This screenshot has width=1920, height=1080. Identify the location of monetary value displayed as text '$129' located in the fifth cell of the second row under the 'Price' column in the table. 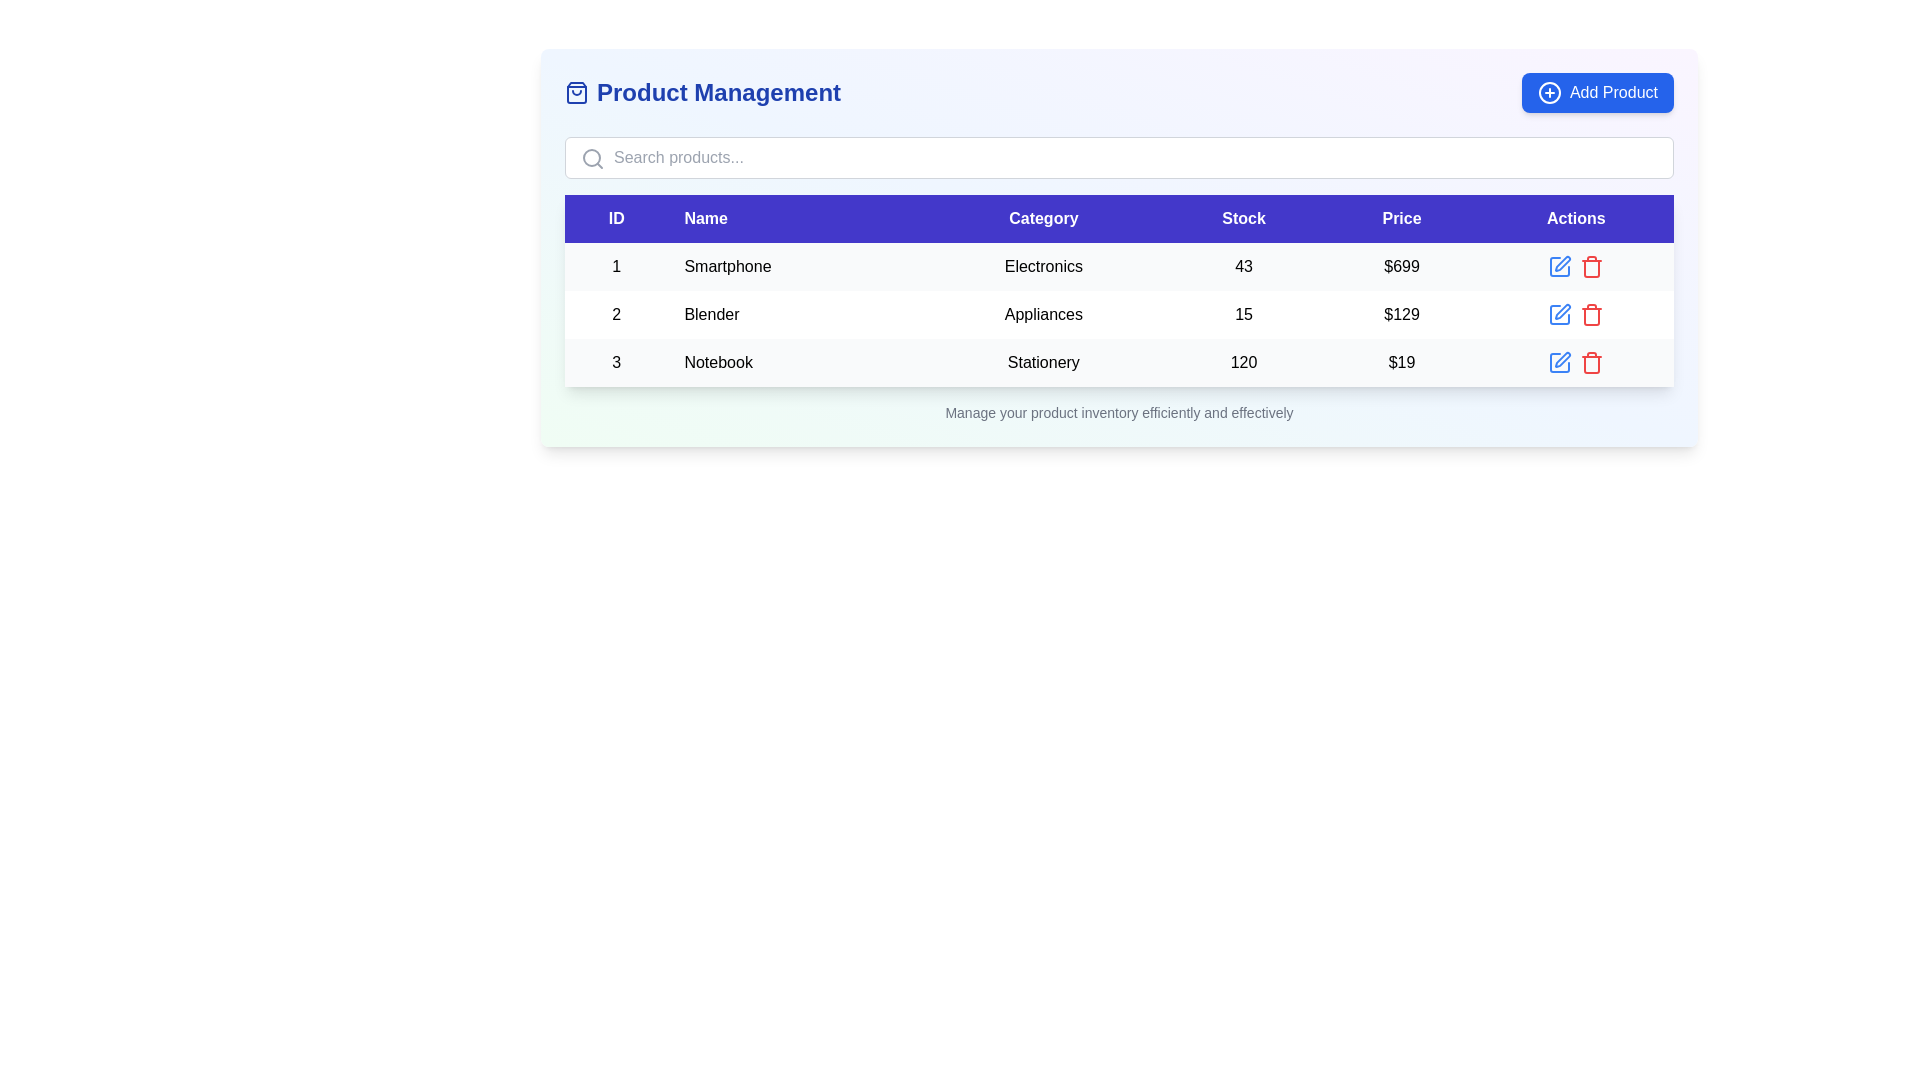
(1400, 315).